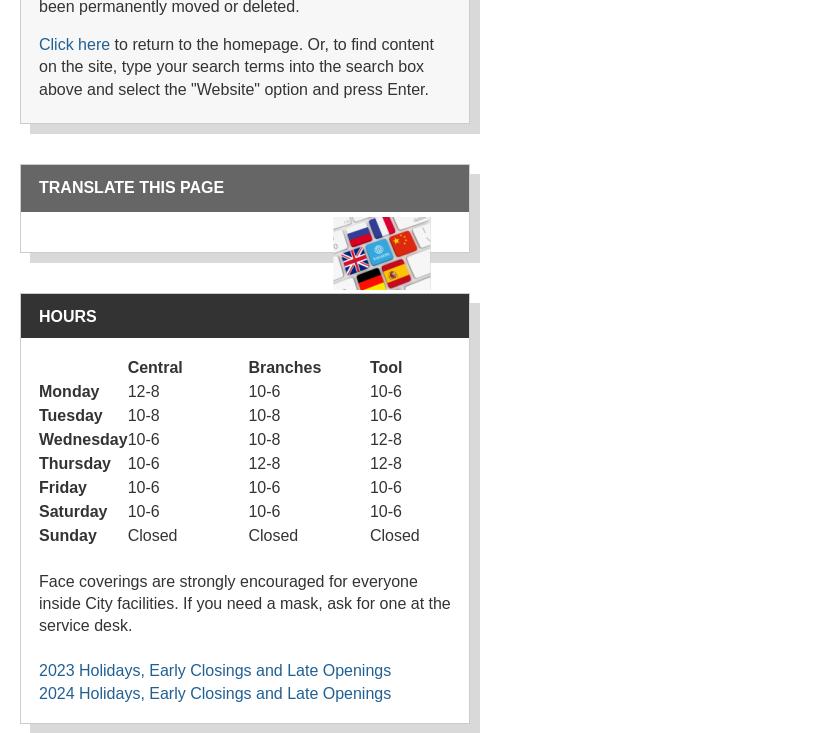 The height and width of the screenshot is (733, 838). I want to click on 'to return to the homepage. Or, to find content on the site, type your search terms into the search box above and select the "Website" option and press Enter.', so click(234, 64).